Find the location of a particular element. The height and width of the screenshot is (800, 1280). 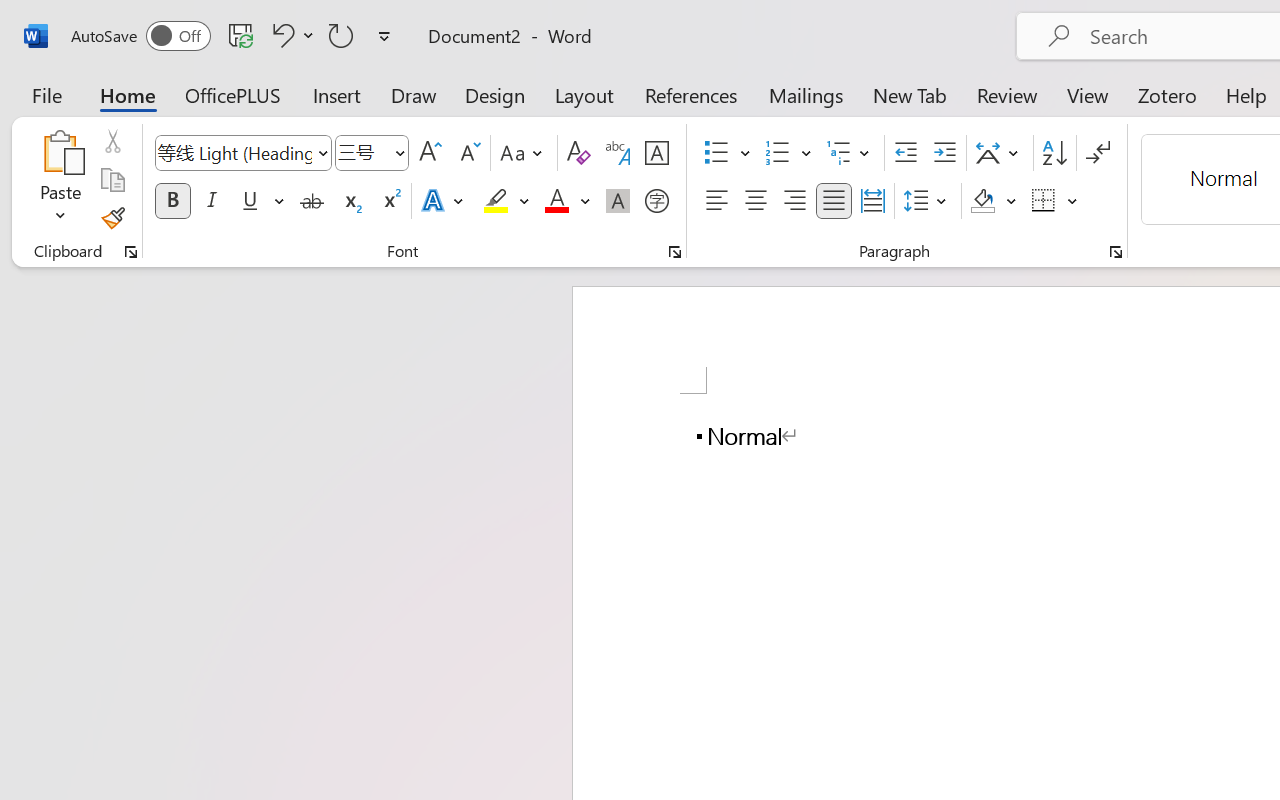

'Undo Typing' is located at coordinates (279, 34).